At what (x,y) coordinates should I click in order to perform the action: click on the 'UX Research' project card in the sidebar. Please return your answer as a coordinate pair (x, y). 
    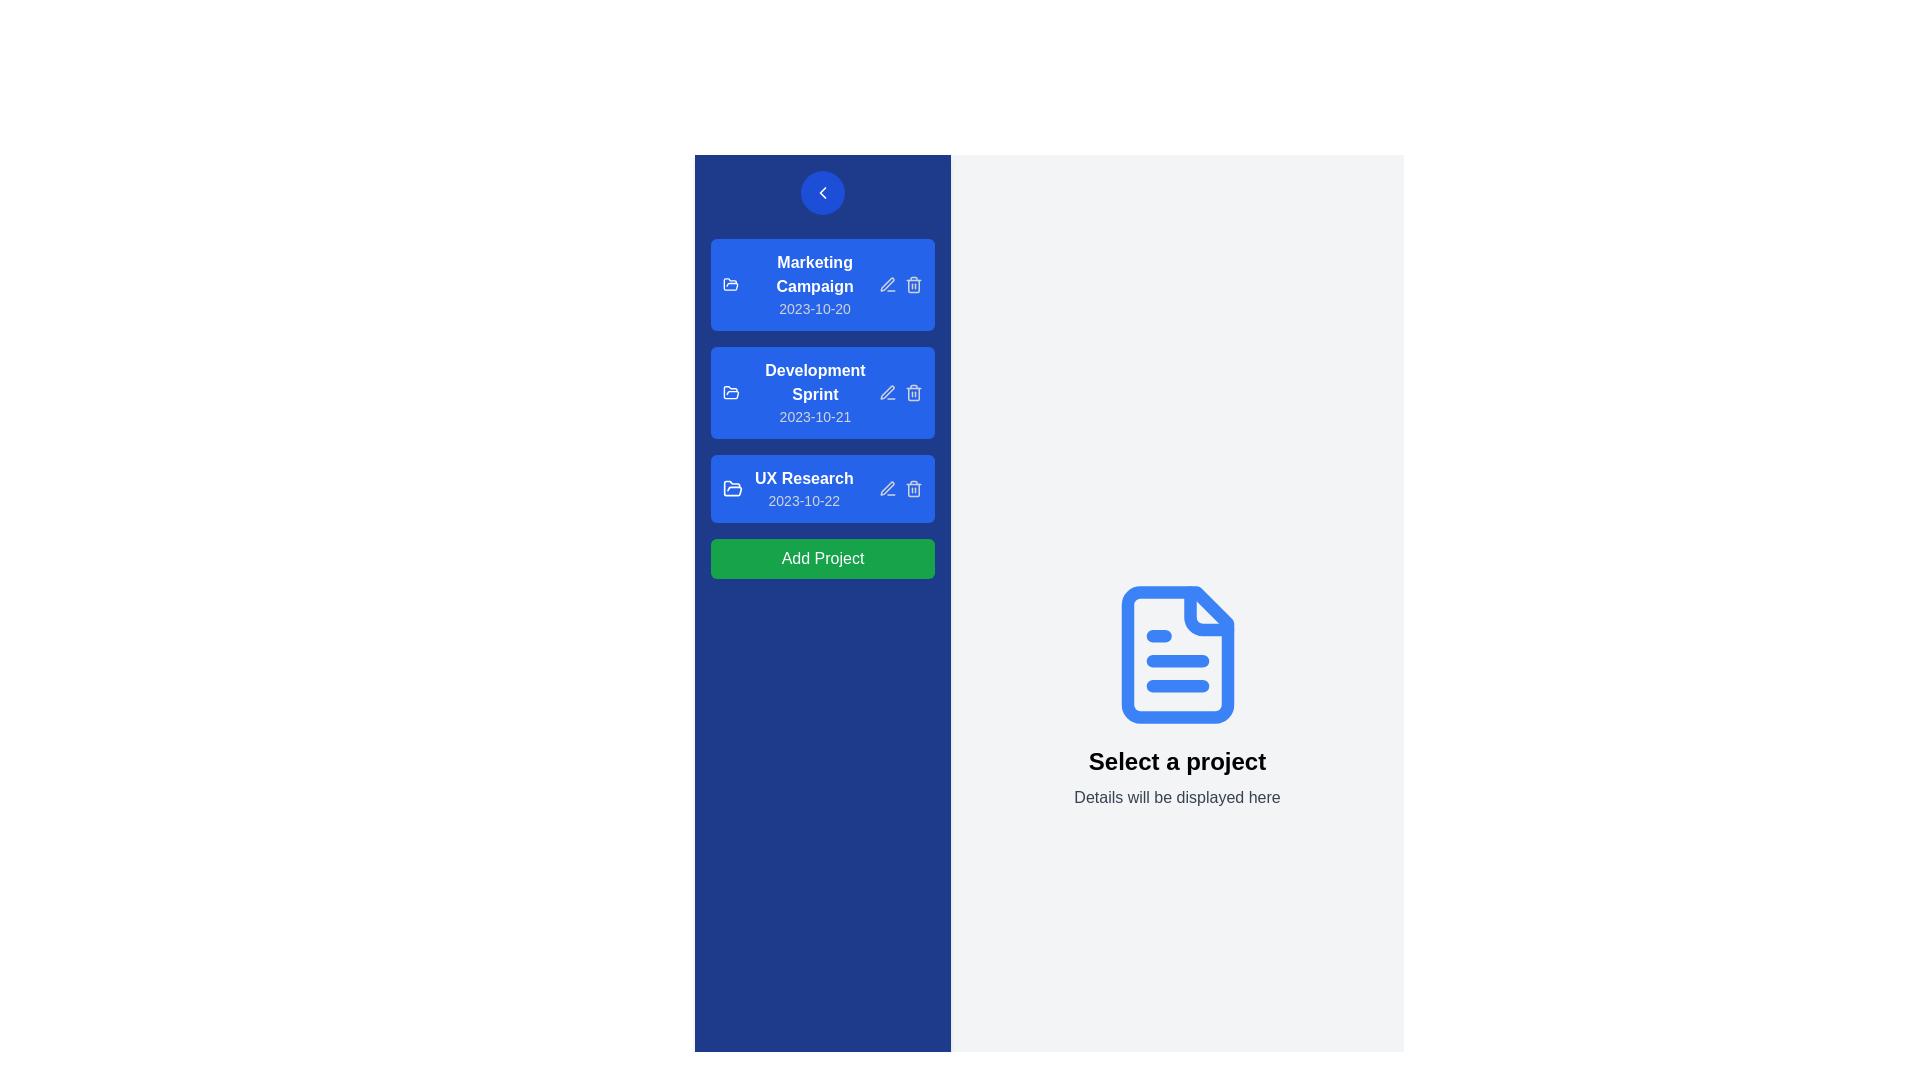
    Looking at the image, I should click on (787, 489).